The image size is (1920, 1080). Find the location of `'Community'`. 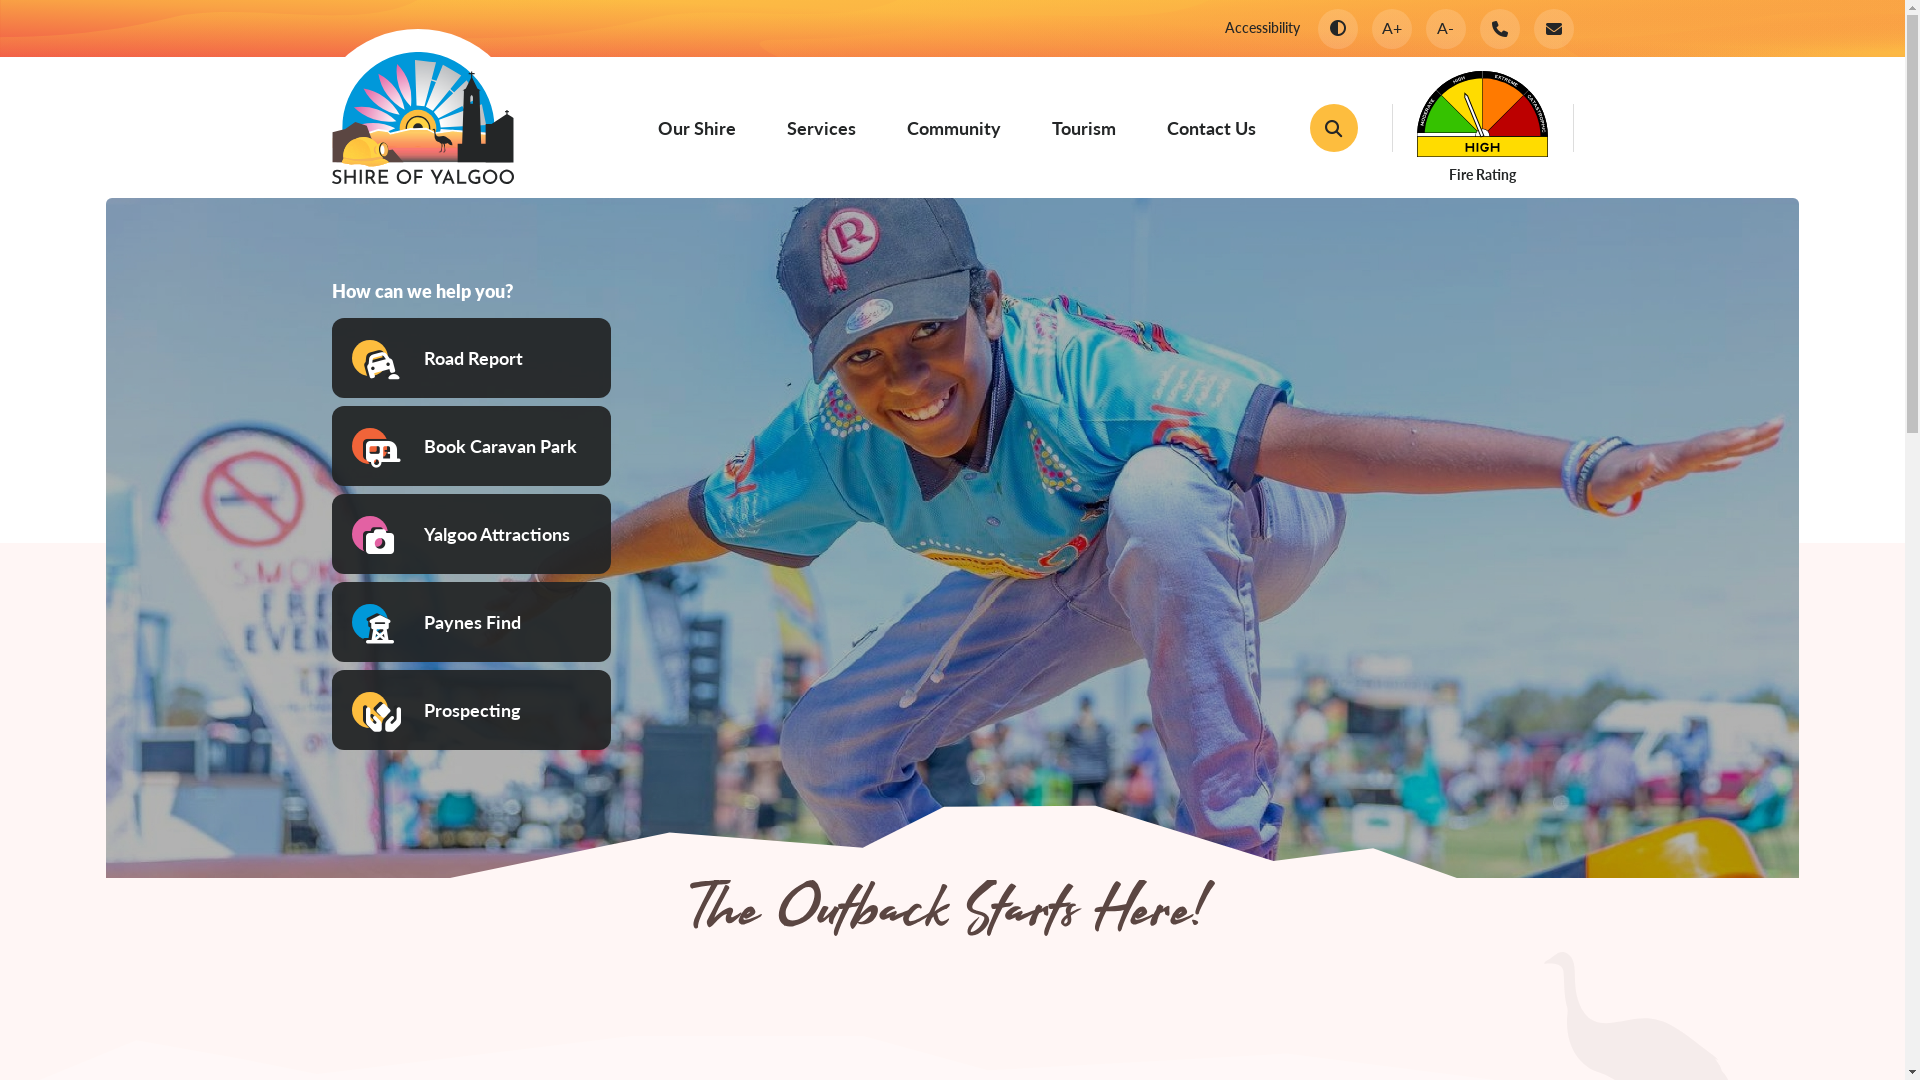

'Community' is located at coordinates (905, 127).